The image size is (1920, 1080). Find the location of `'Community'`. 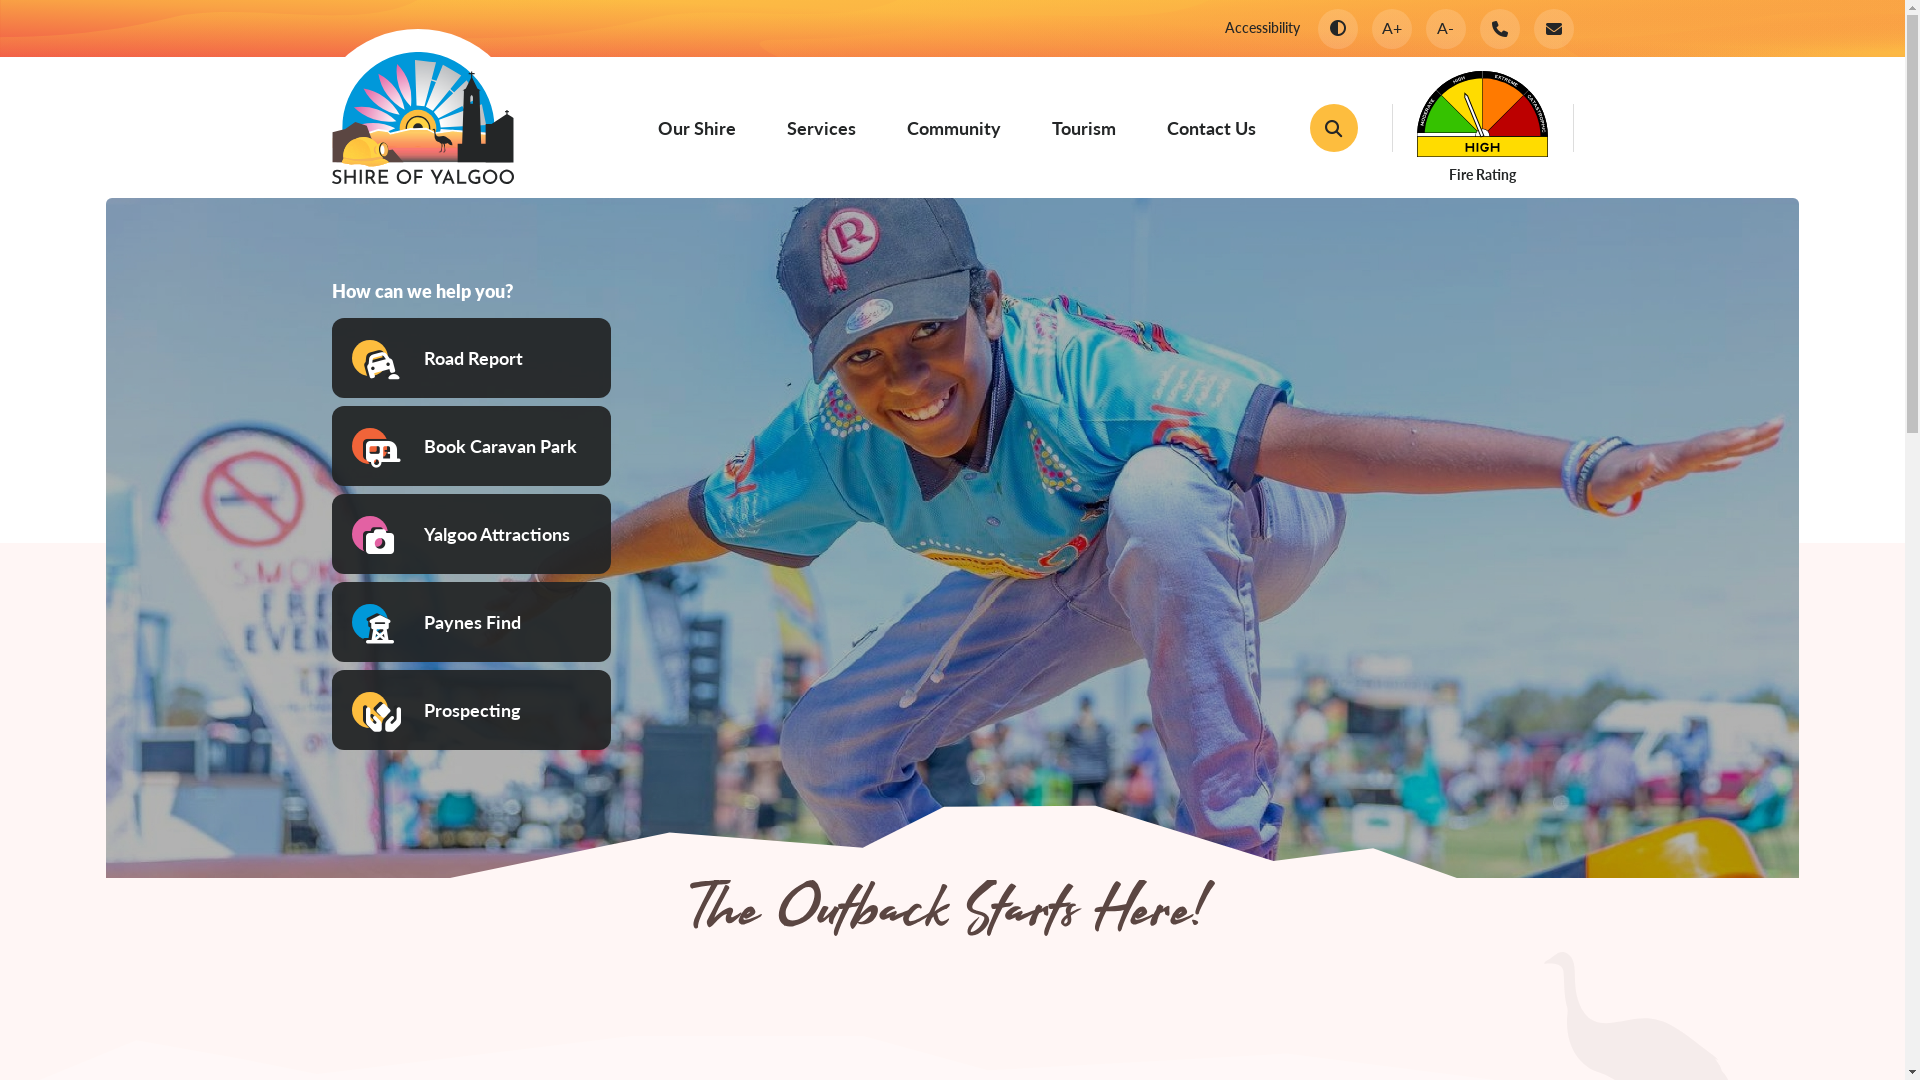

'Community' is located at coordinates (905, 127).